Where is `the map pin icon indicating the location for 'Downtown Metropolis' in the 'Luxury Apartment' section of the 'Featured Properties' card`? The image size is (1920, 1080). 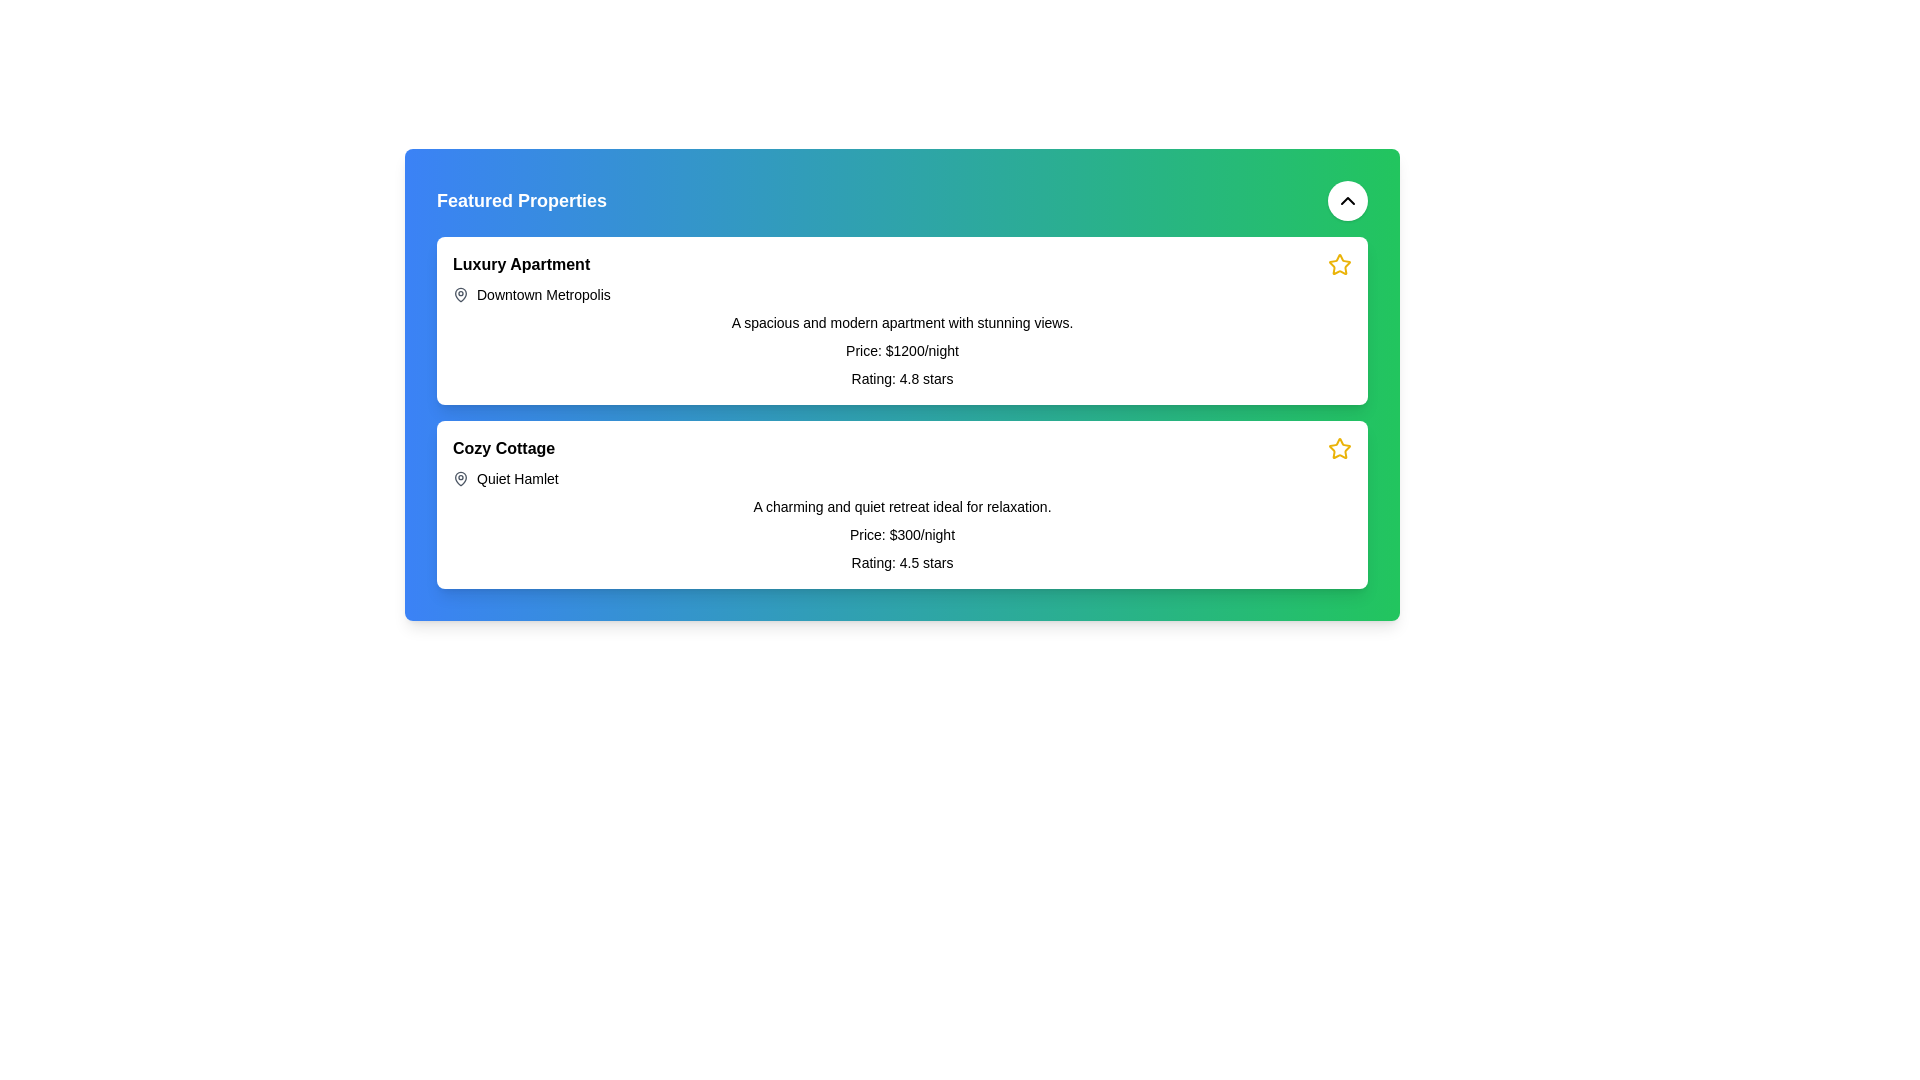 the map pin icon indicating the location for 'Downtown Metropolis' in the 'Luxury Apartment' section of the 'Featured Properties' card is located at coordinates (459, 294).